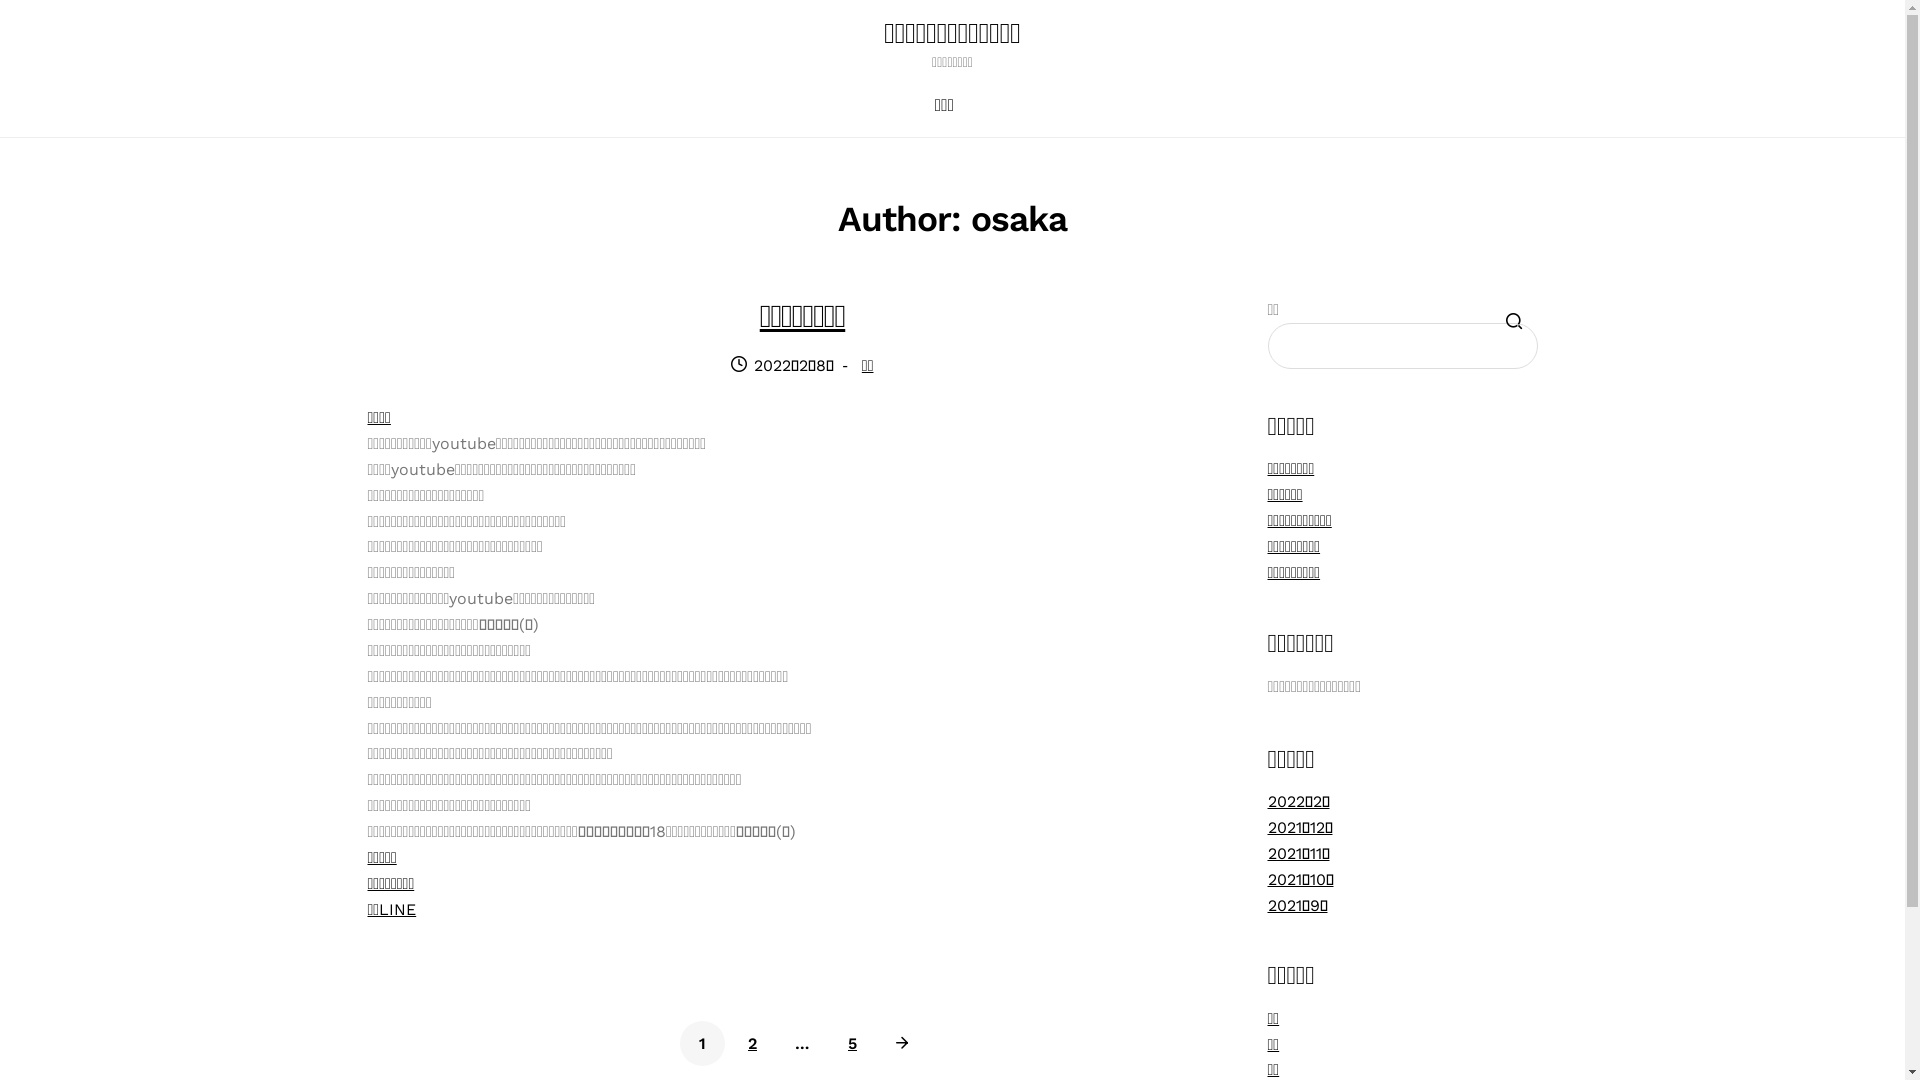 The width and height of the screenshot is (1920, 1080). What do you see at coordinates (366, 44) in the screenshot?
I see `'Skip to navigation'` at bounding box center [366, 44].